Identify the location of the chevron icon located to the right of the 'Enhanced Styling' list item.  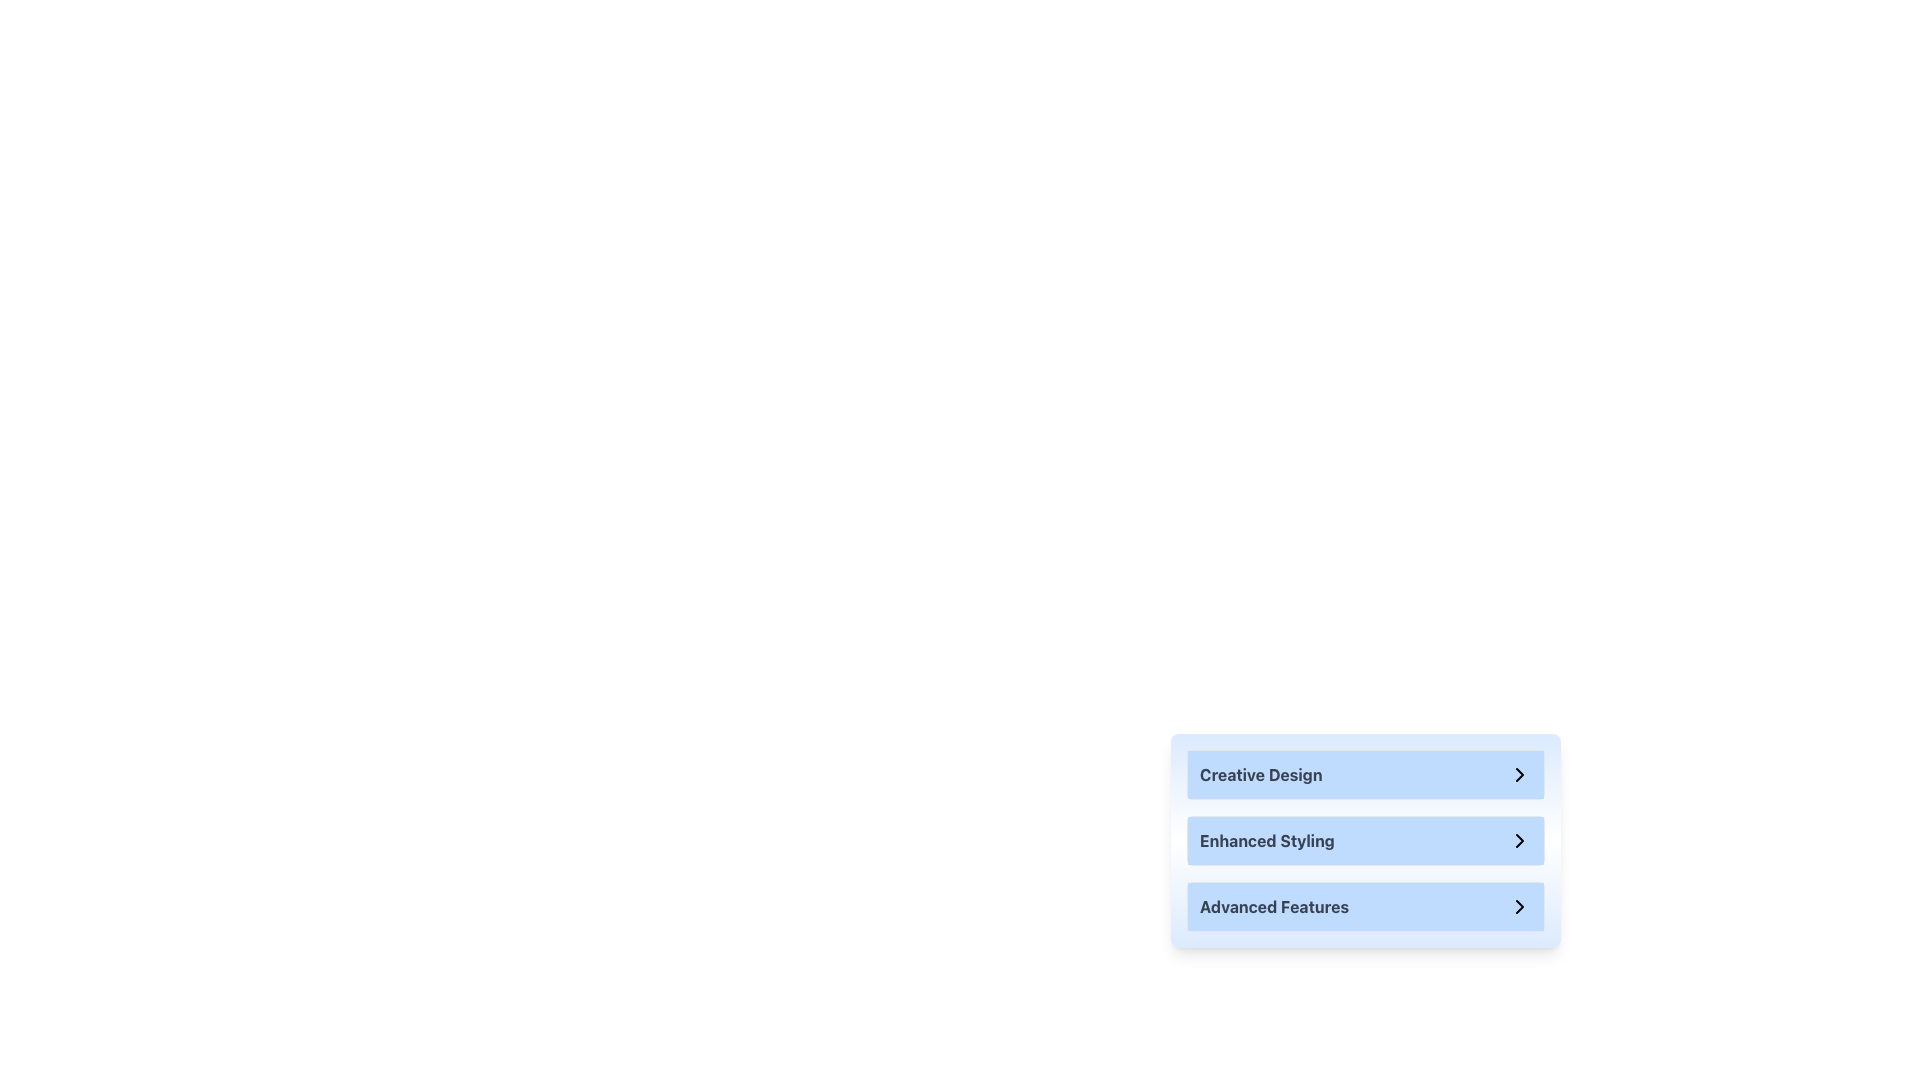
(1520, 840).